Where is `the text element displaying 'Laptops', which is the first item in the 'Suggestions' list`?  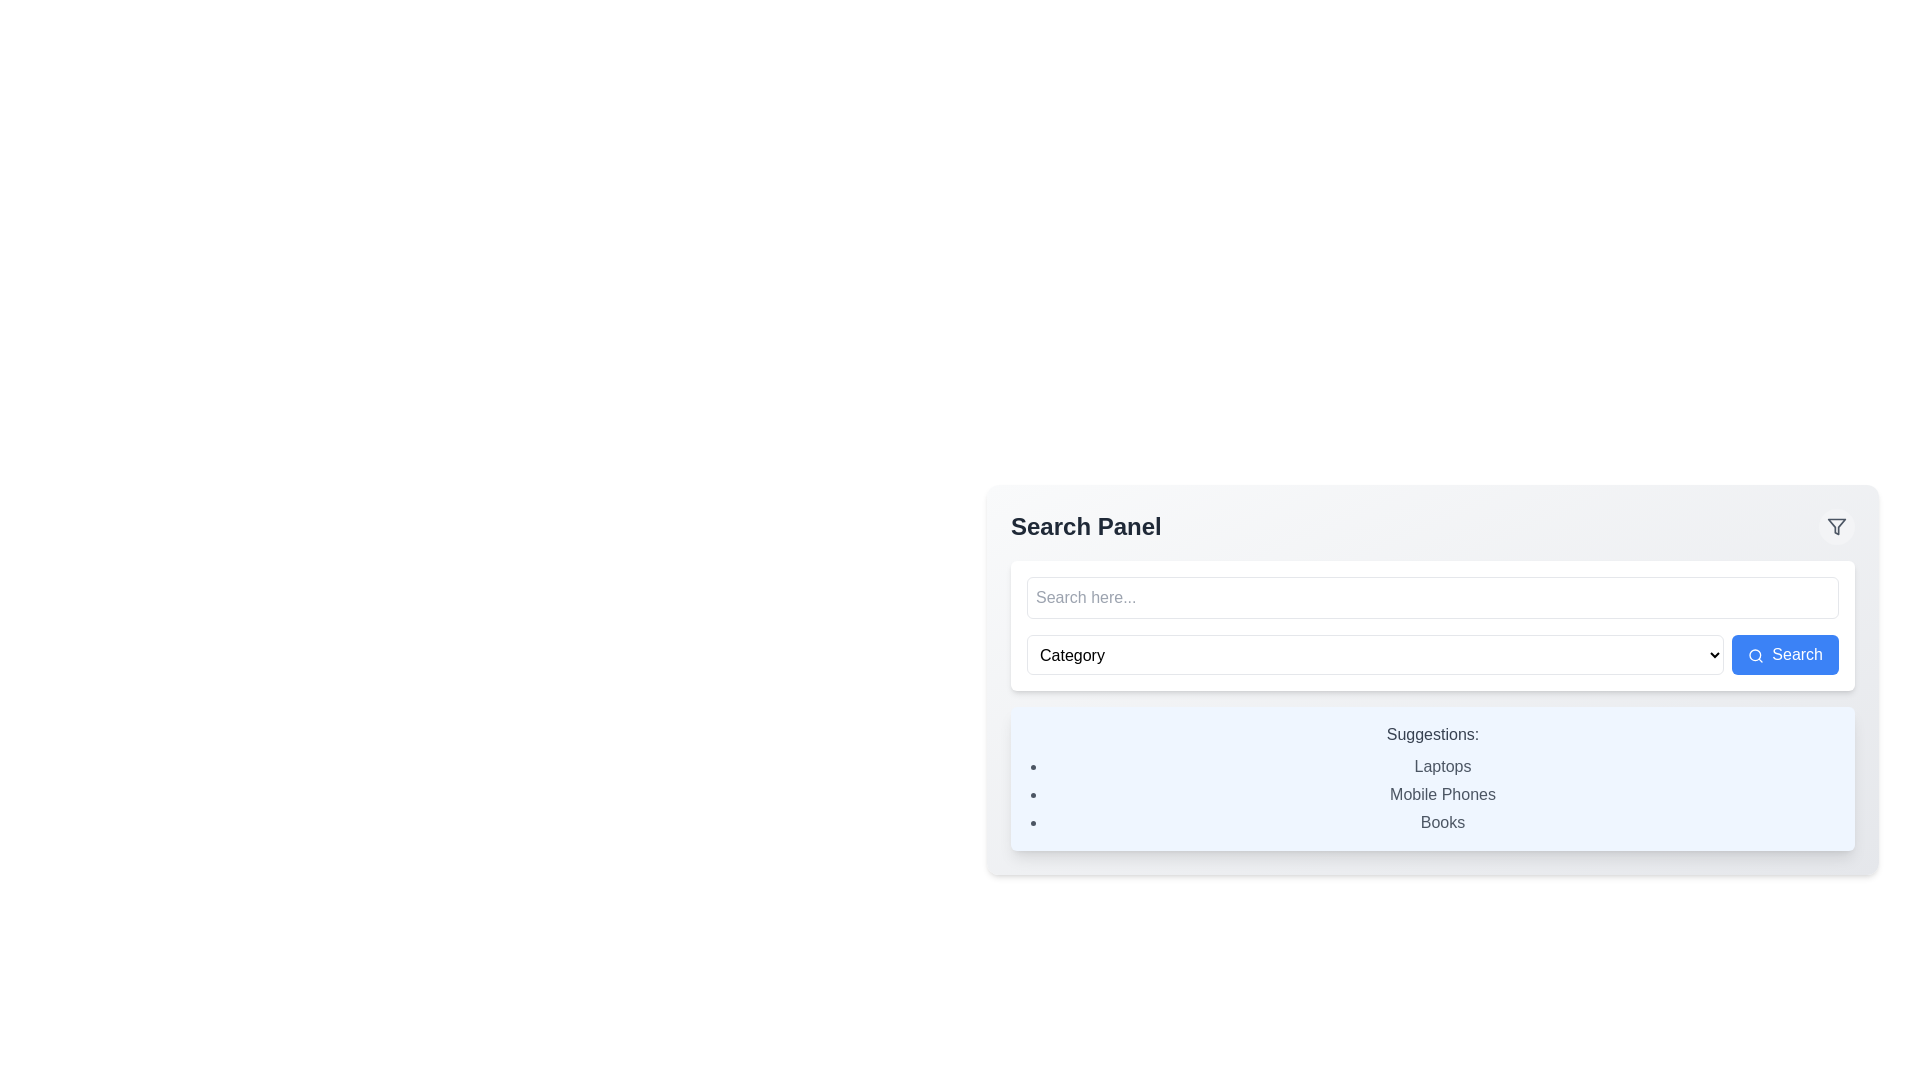 the text element displaying 'Laptops', which is the first item in the 'Suggestions' list is located at coordinates (1443, 766).